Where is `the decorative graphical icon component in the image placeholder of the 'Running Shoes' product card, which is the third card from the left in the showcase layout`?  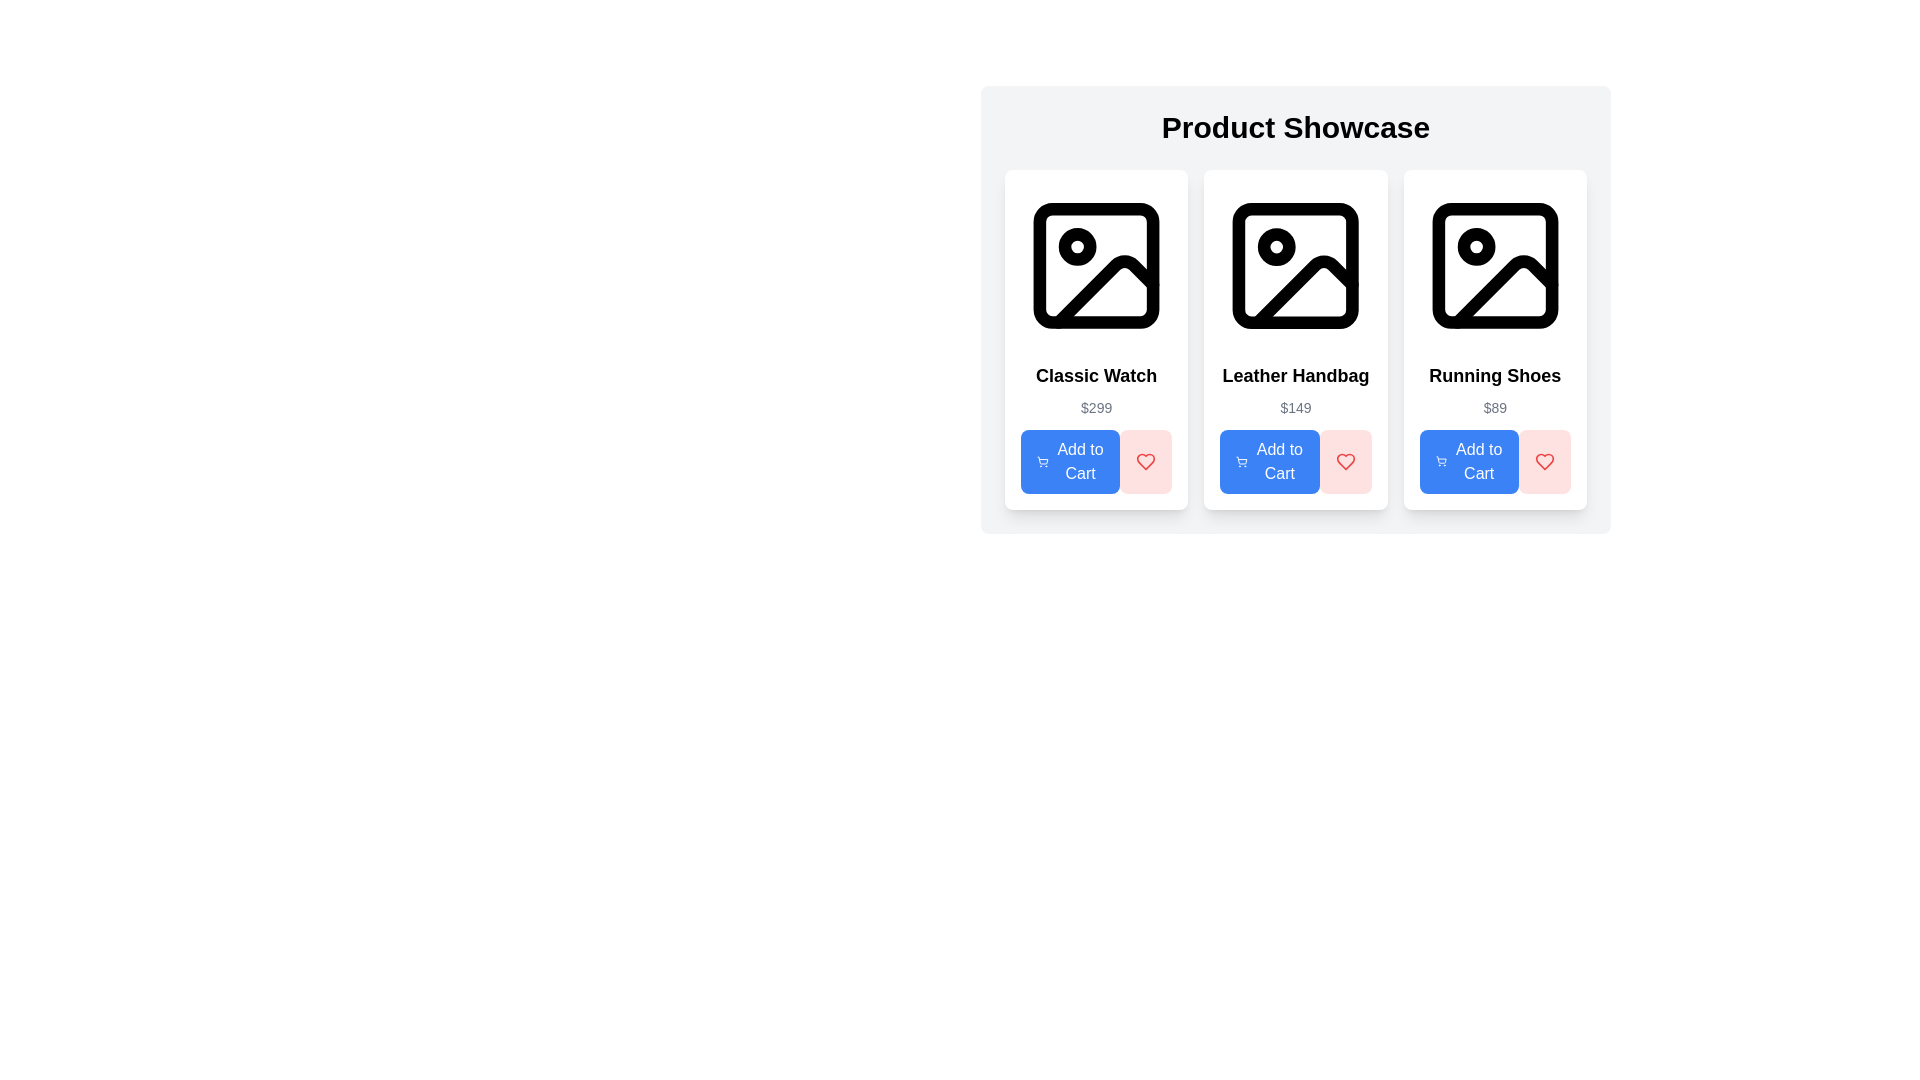
the decorative graphical icon component in the image placeholder of the 'Running Shoes' product card, which is the third card from the left in the showcase layout is located at coordinates (1495, 265).